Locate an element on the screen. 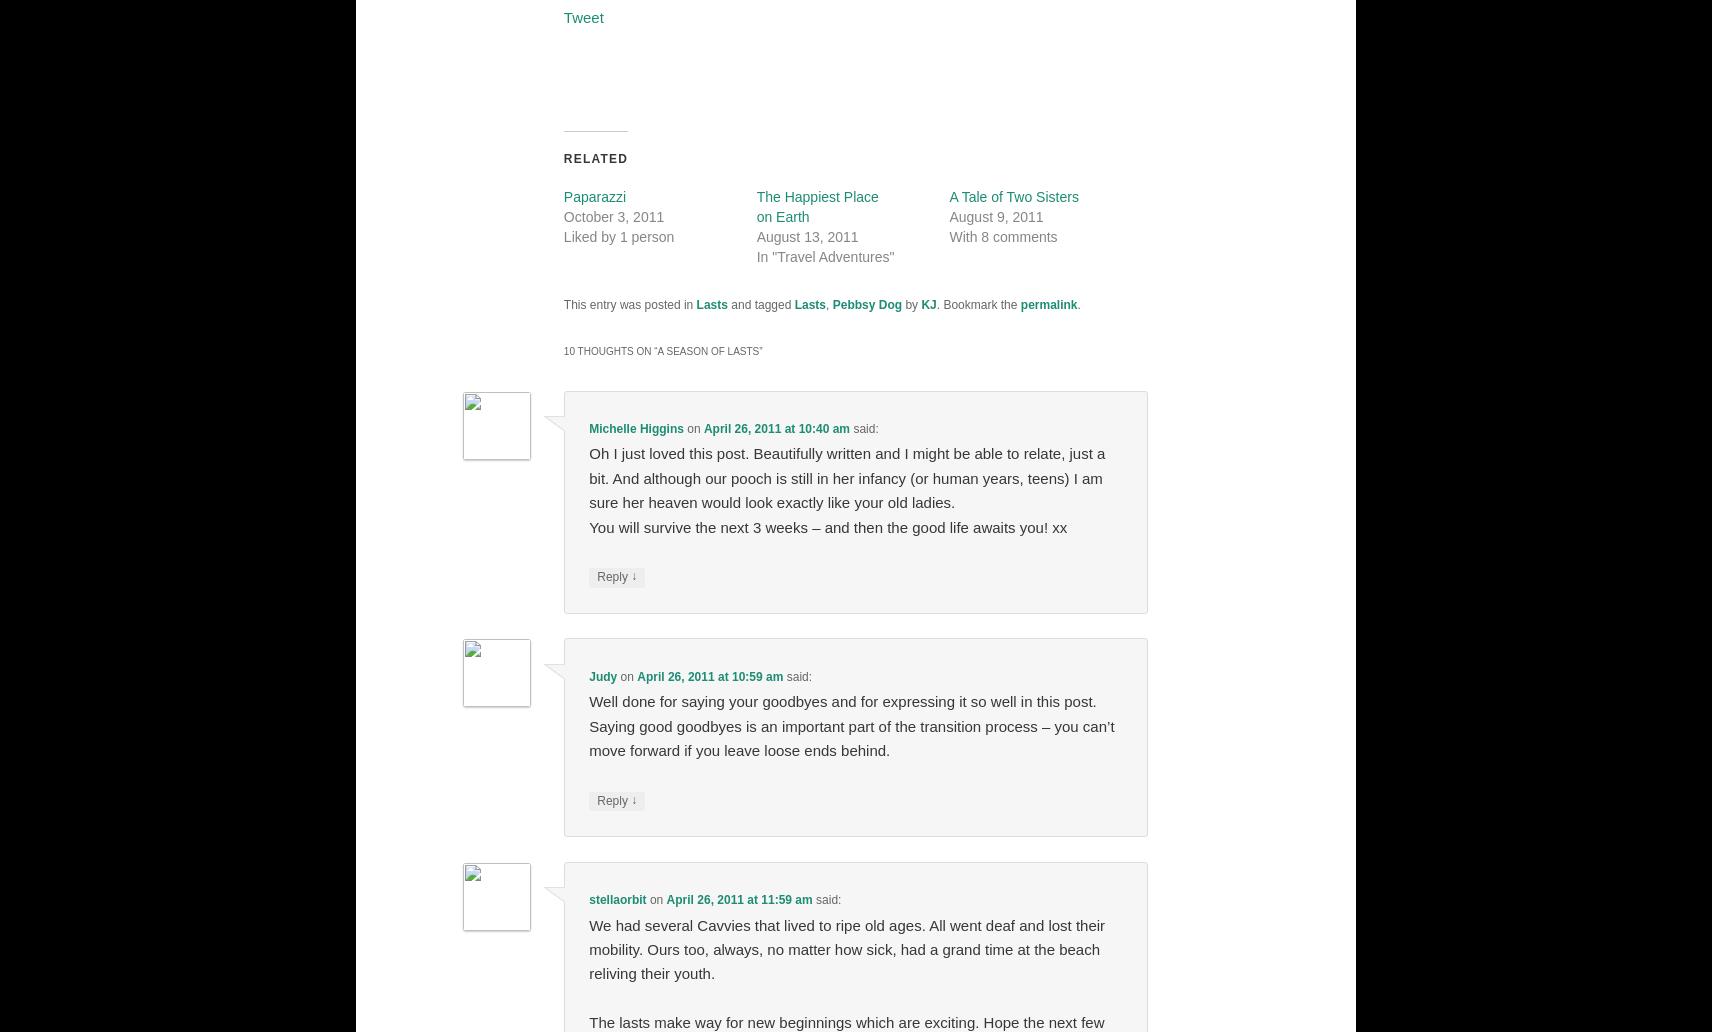  'Oh I just loved this post. Beautifully written and I might be able to relate, just a bit. And although our pooch is still in her infancy (or human years, teens) I am sure her heaven would look exactly like your old ladies.' is located at coordinates (587, 477).